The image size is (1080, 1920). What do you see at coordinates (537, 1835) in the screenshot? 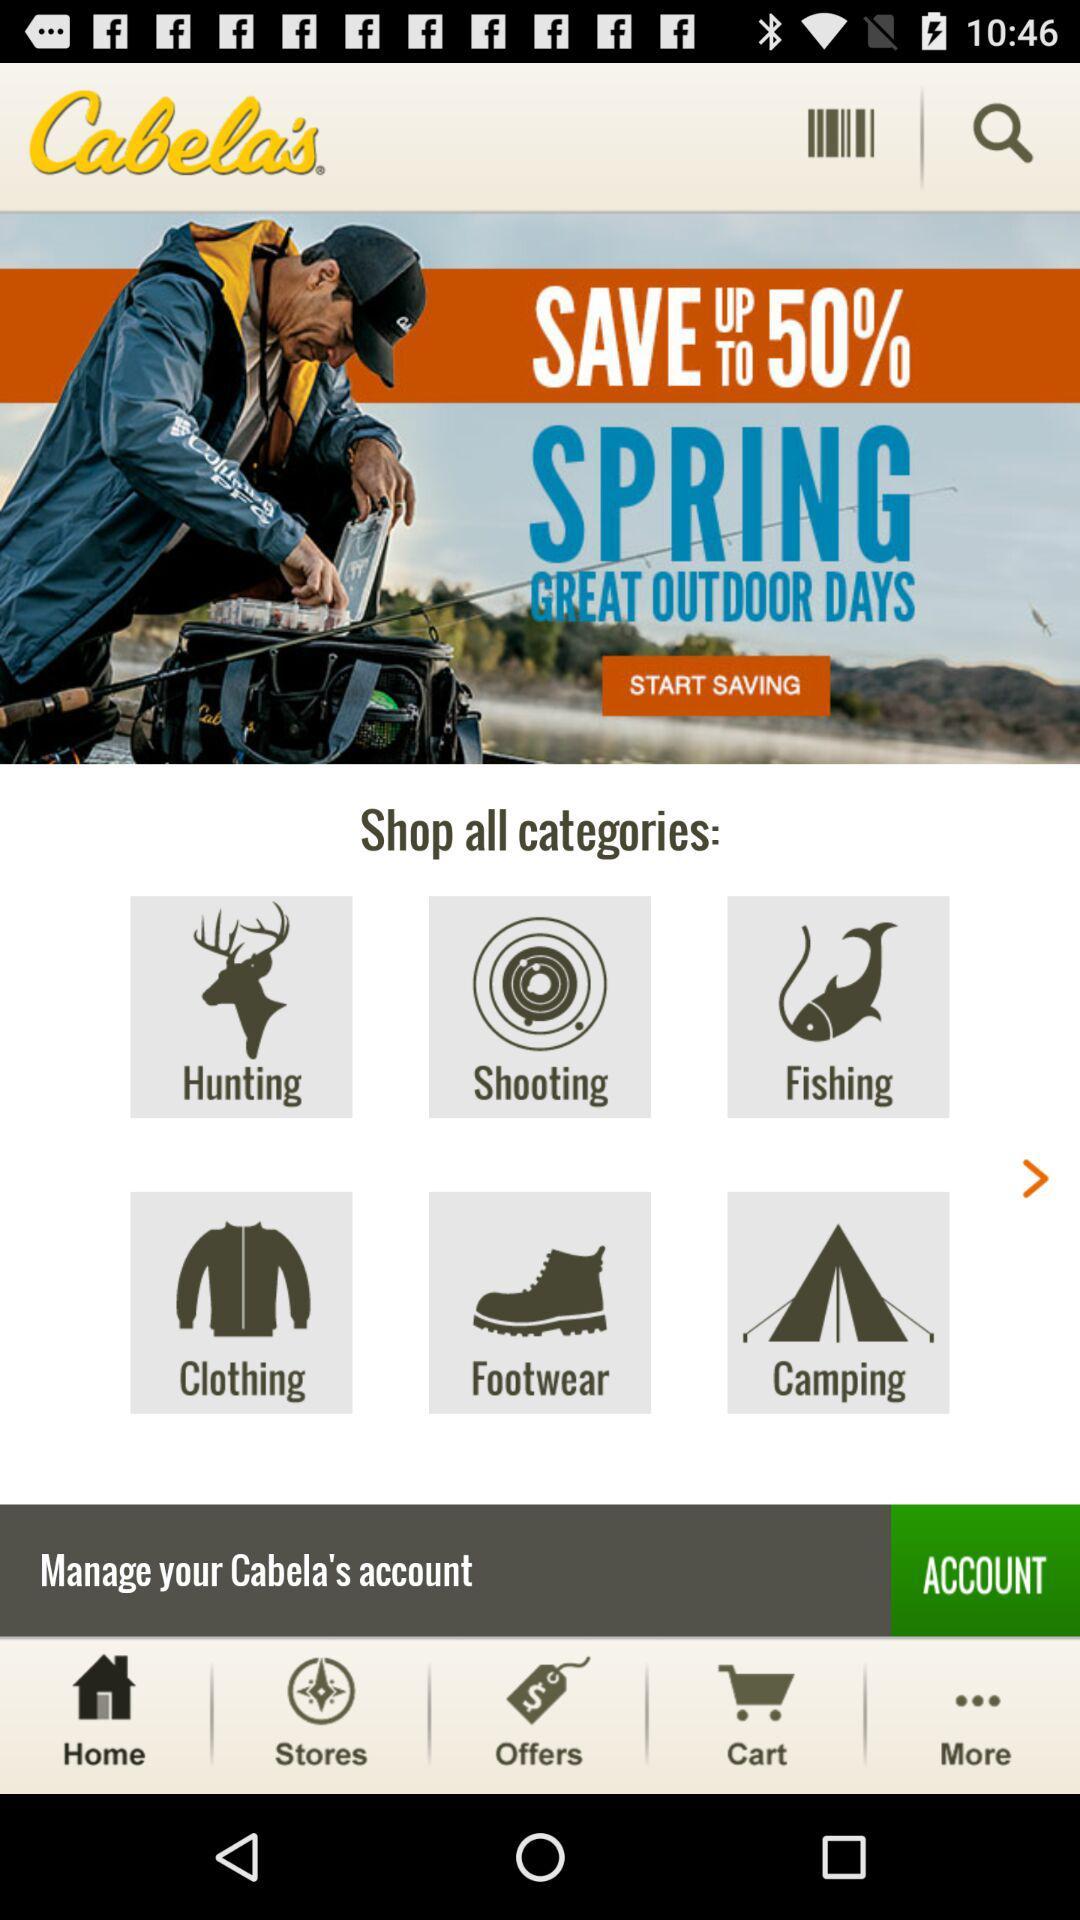
I see `the label icon` at bounding box center [537, 1835].